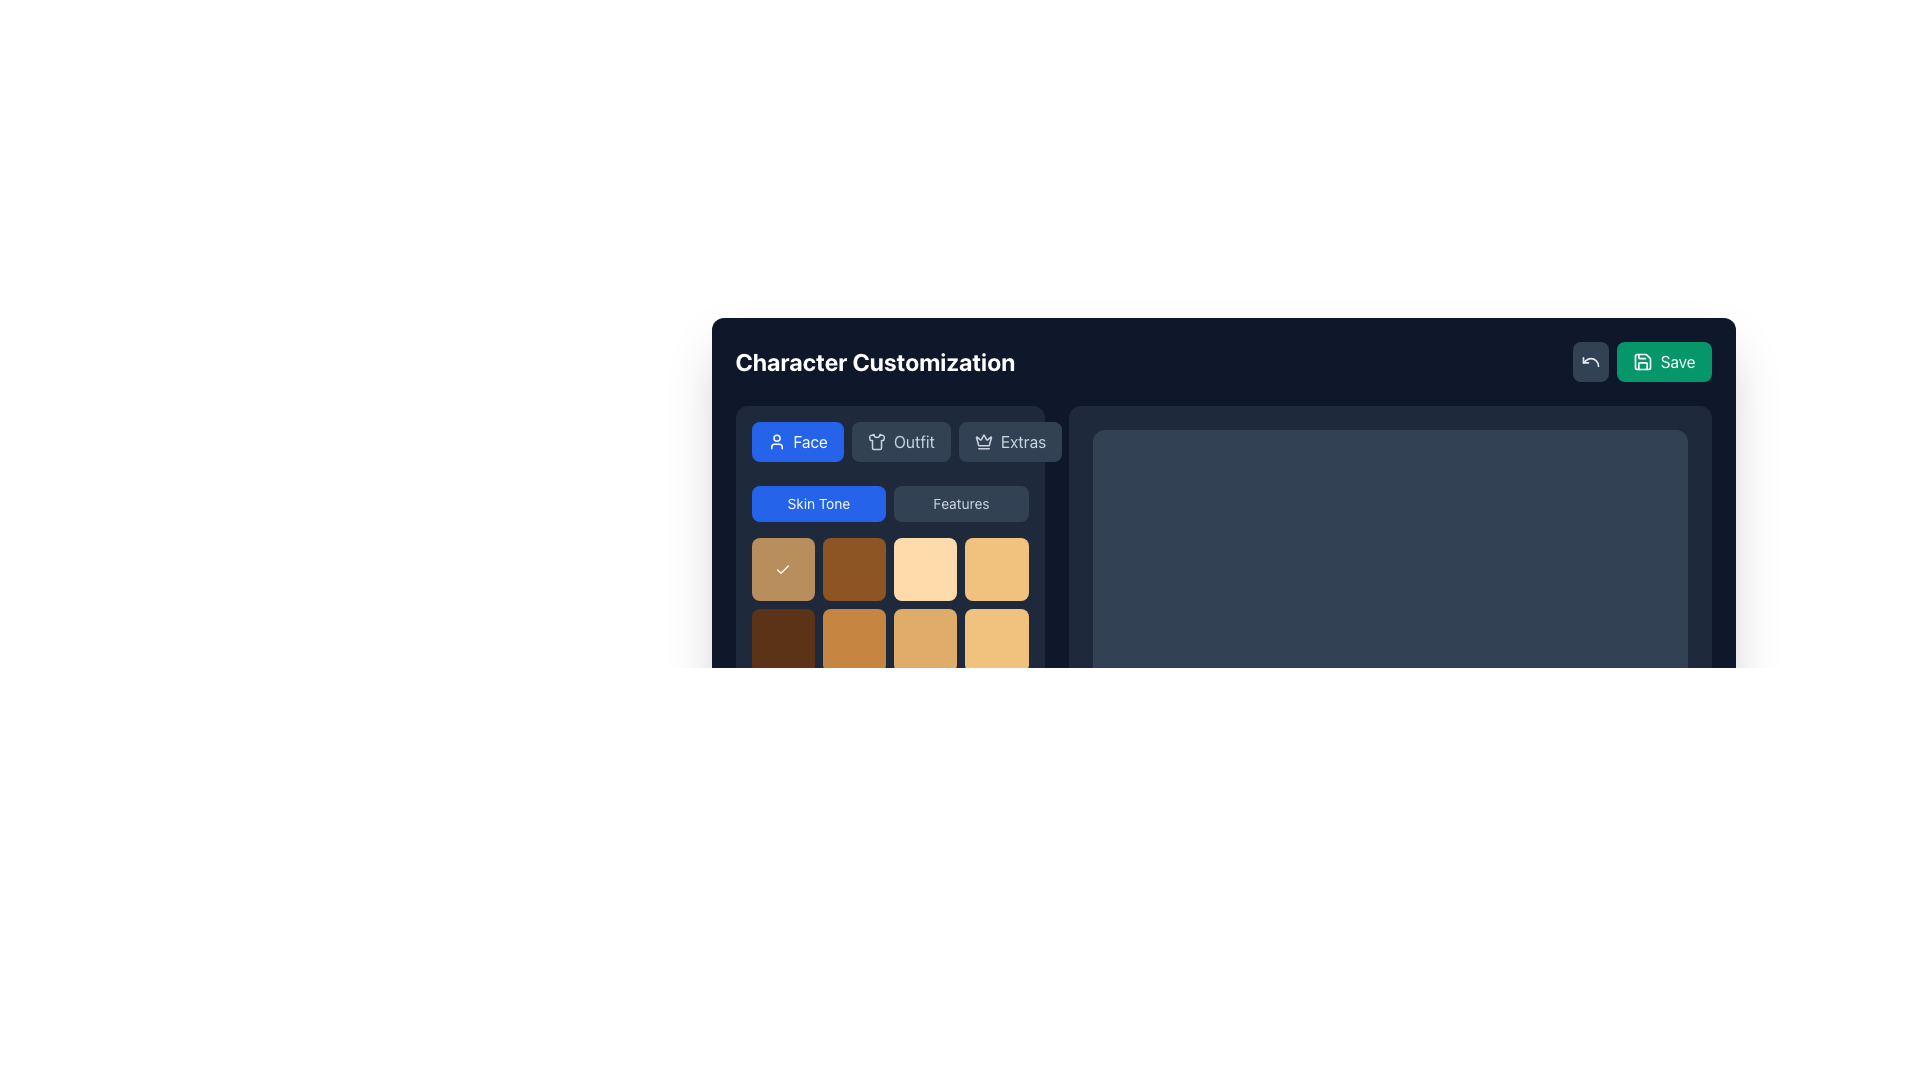  I want to click on a square item within the grid of selectable options under the 'Skin Tone' section of the 'Character Customization' interface, so click(889, 611).